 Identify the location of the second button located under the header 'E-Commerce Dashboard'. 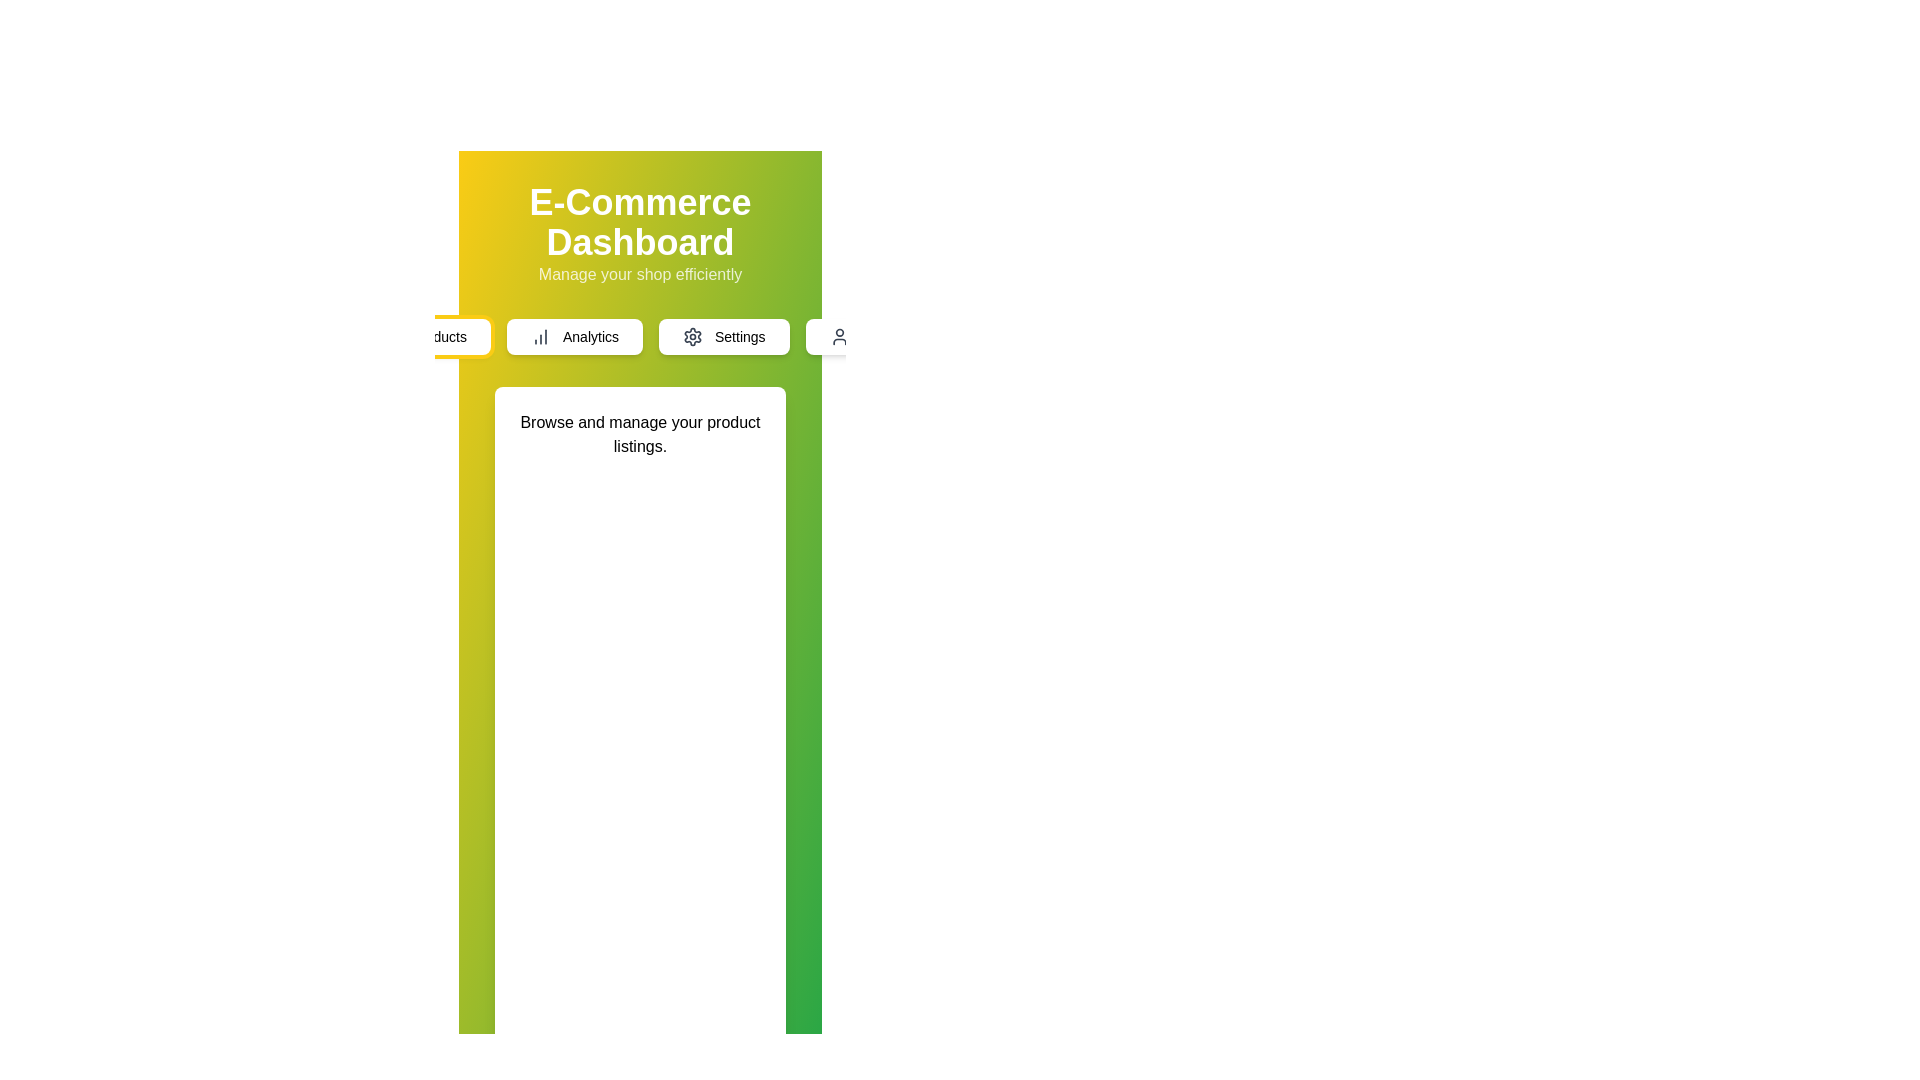
(574, 335).